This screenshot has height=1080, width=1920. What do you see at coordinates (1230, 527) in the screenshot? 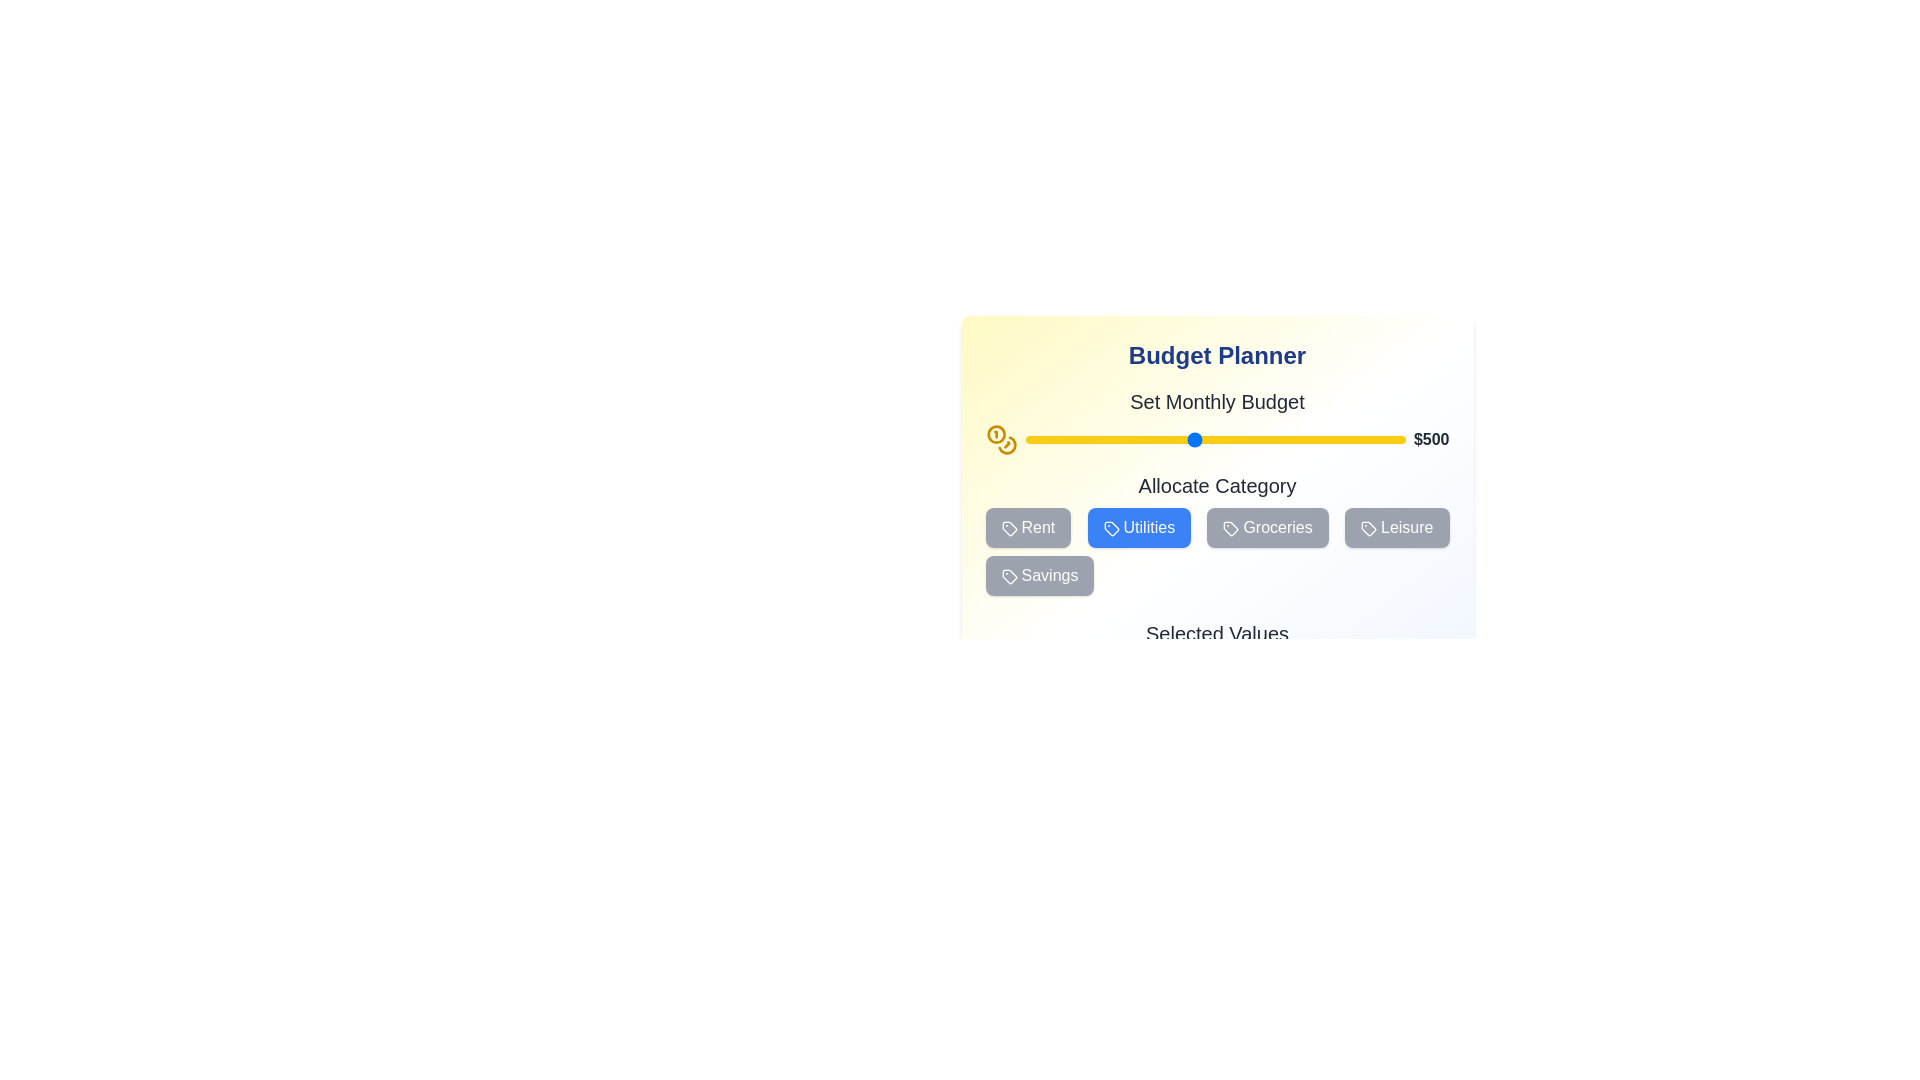
I see `the decorative icon representing the 'Groceries' category within the button labeled 'Groceries', which is part of the 'Allocate Category' group` at bounding box center [1230, 527].